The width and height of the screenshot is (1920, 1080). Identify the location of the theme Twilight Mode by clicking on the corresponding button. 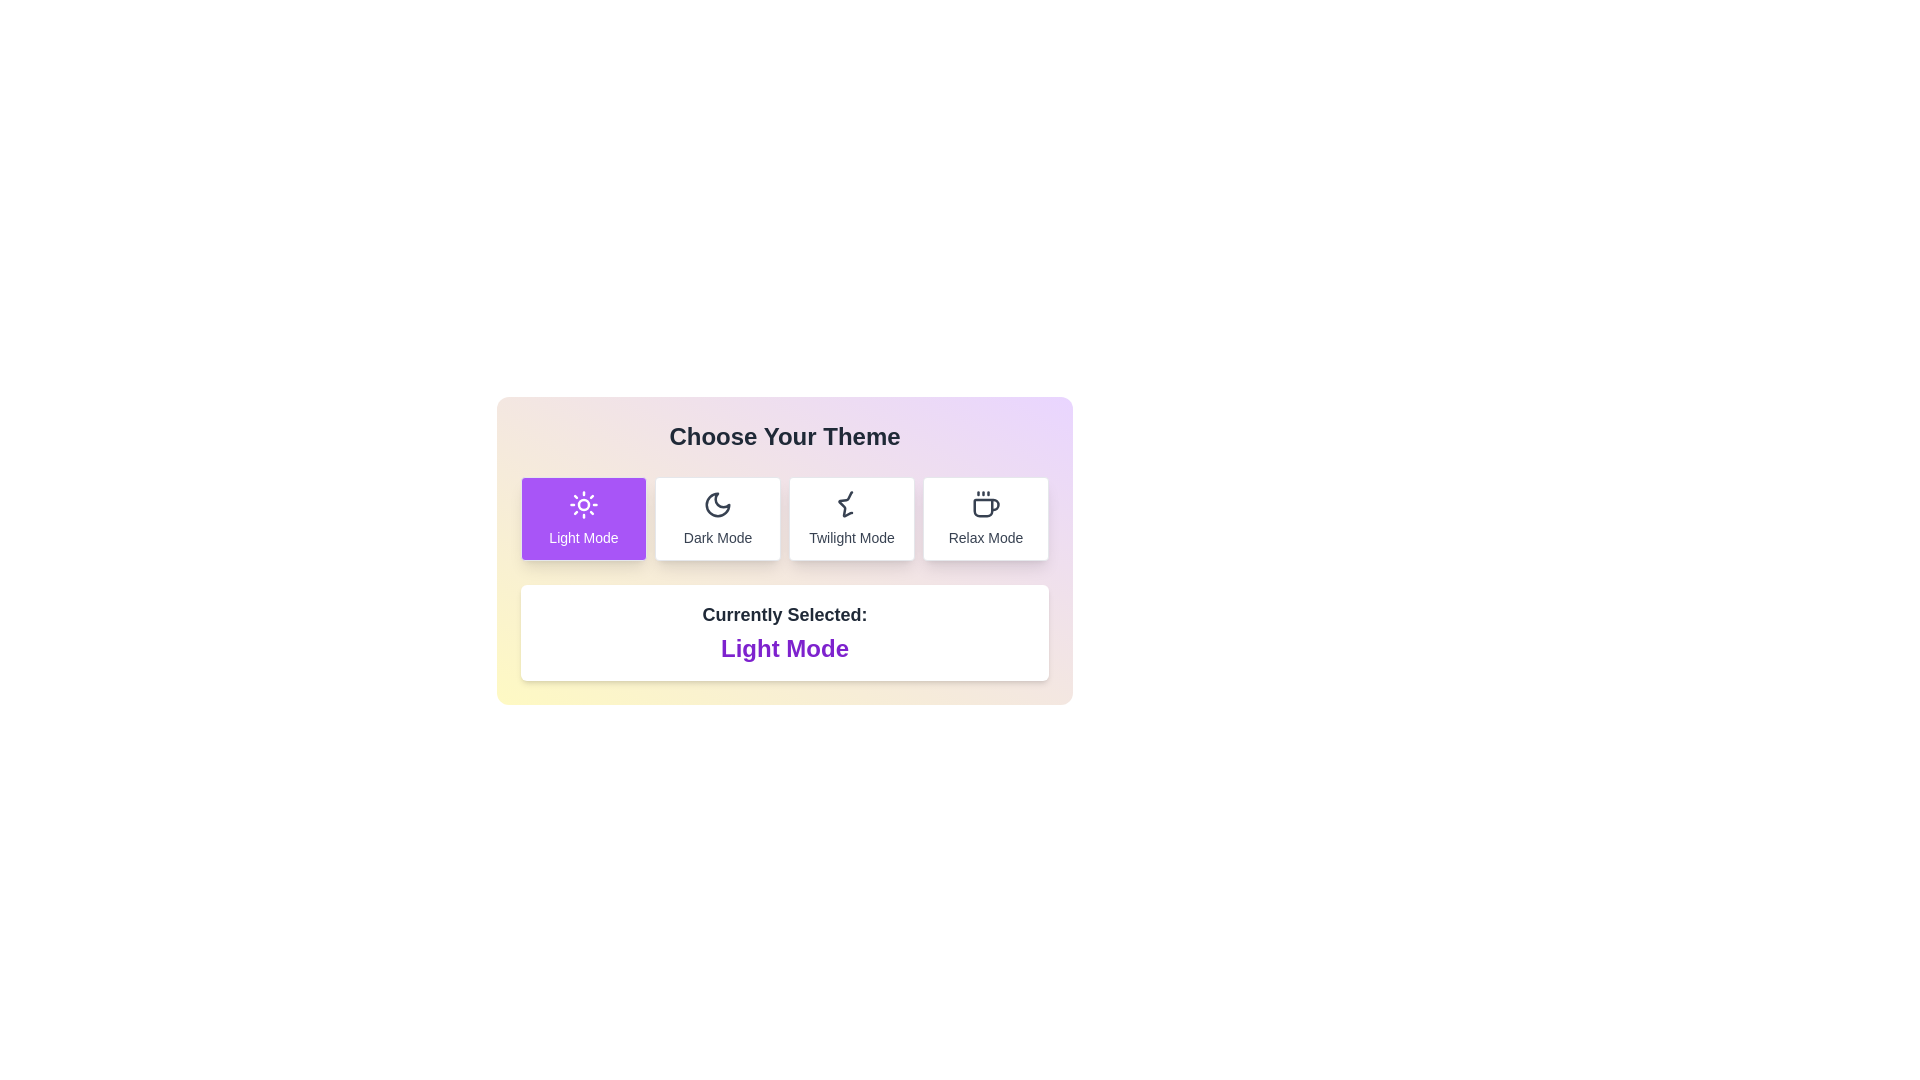
(851, 518).